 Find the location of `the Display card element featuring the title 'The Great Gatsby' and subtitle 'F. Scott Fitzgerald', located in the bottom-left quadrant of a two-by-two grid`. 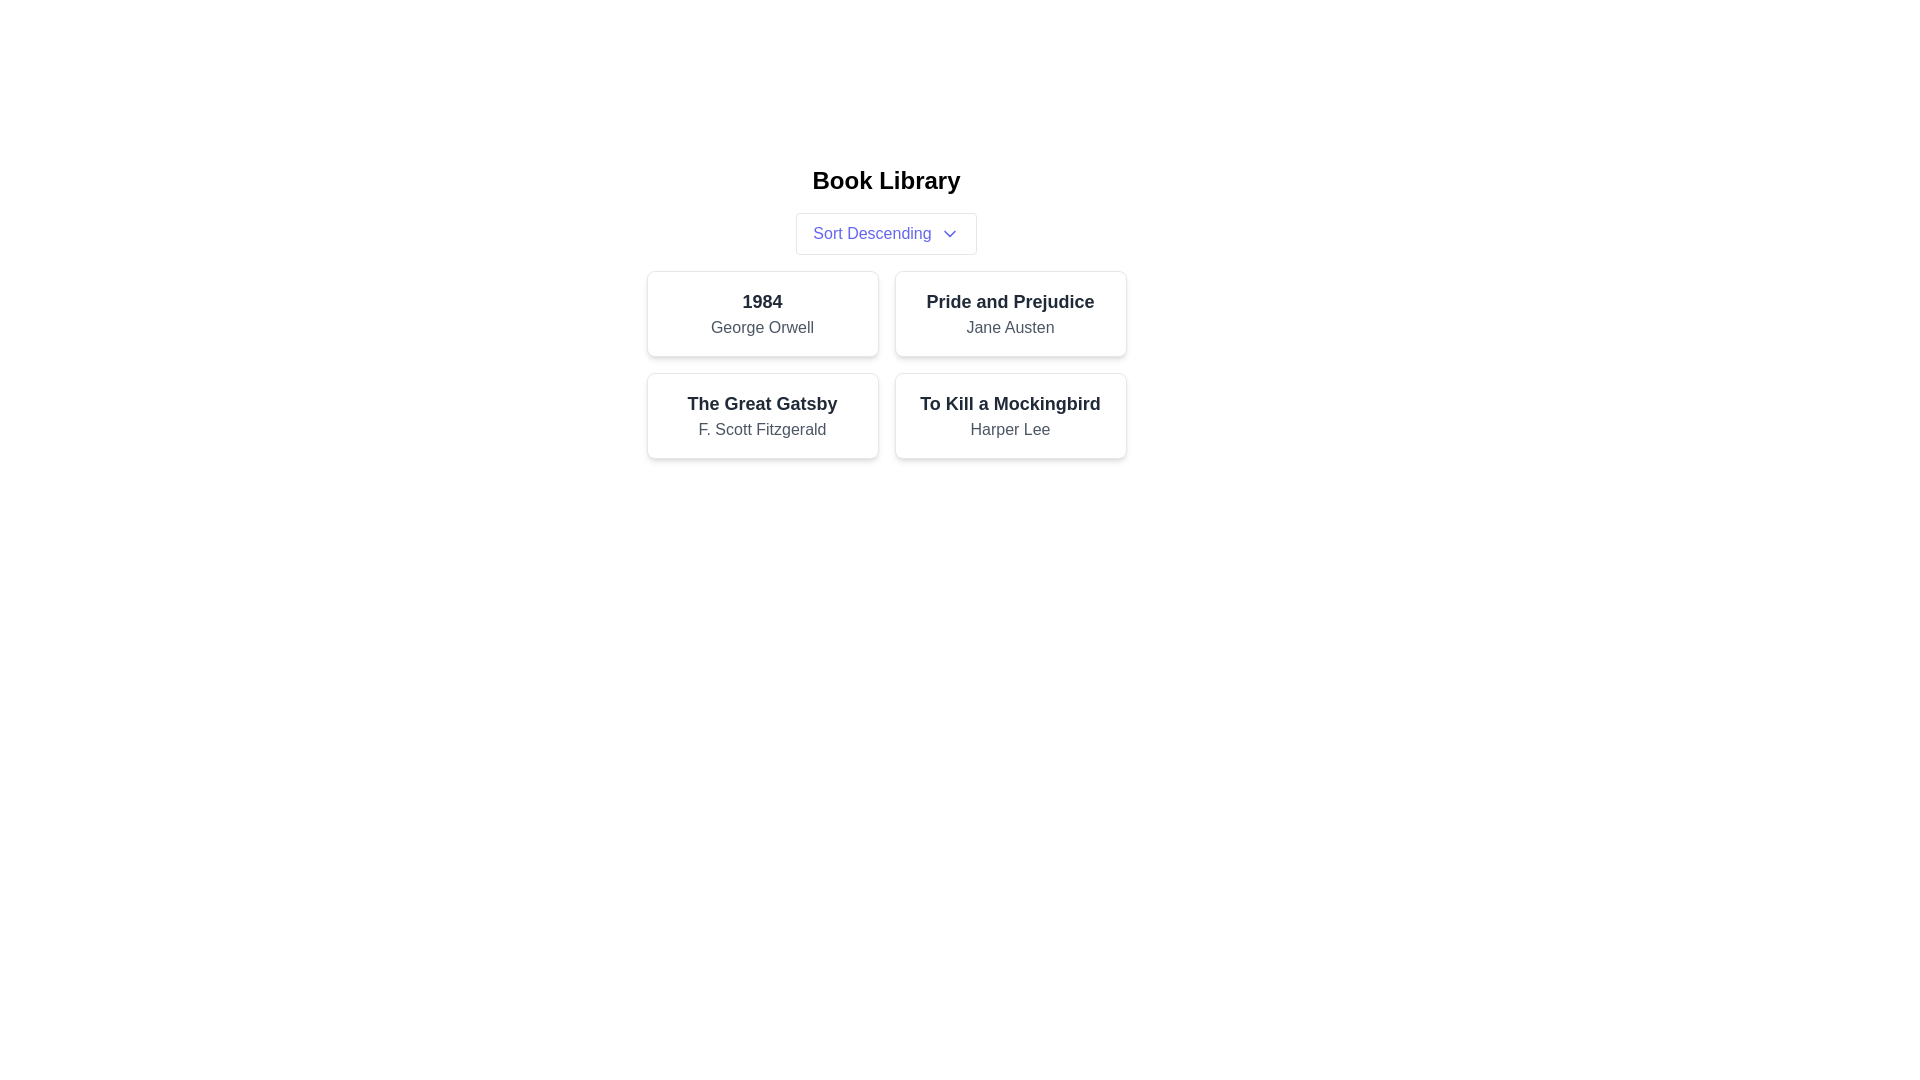

the Display card element featuring the title 'The Great Gatsby' and subtitle 'F. Scott Fitzgerald', located in the bottom-left quadrant of a two-by-two grid is located at coordinates (761, 415).